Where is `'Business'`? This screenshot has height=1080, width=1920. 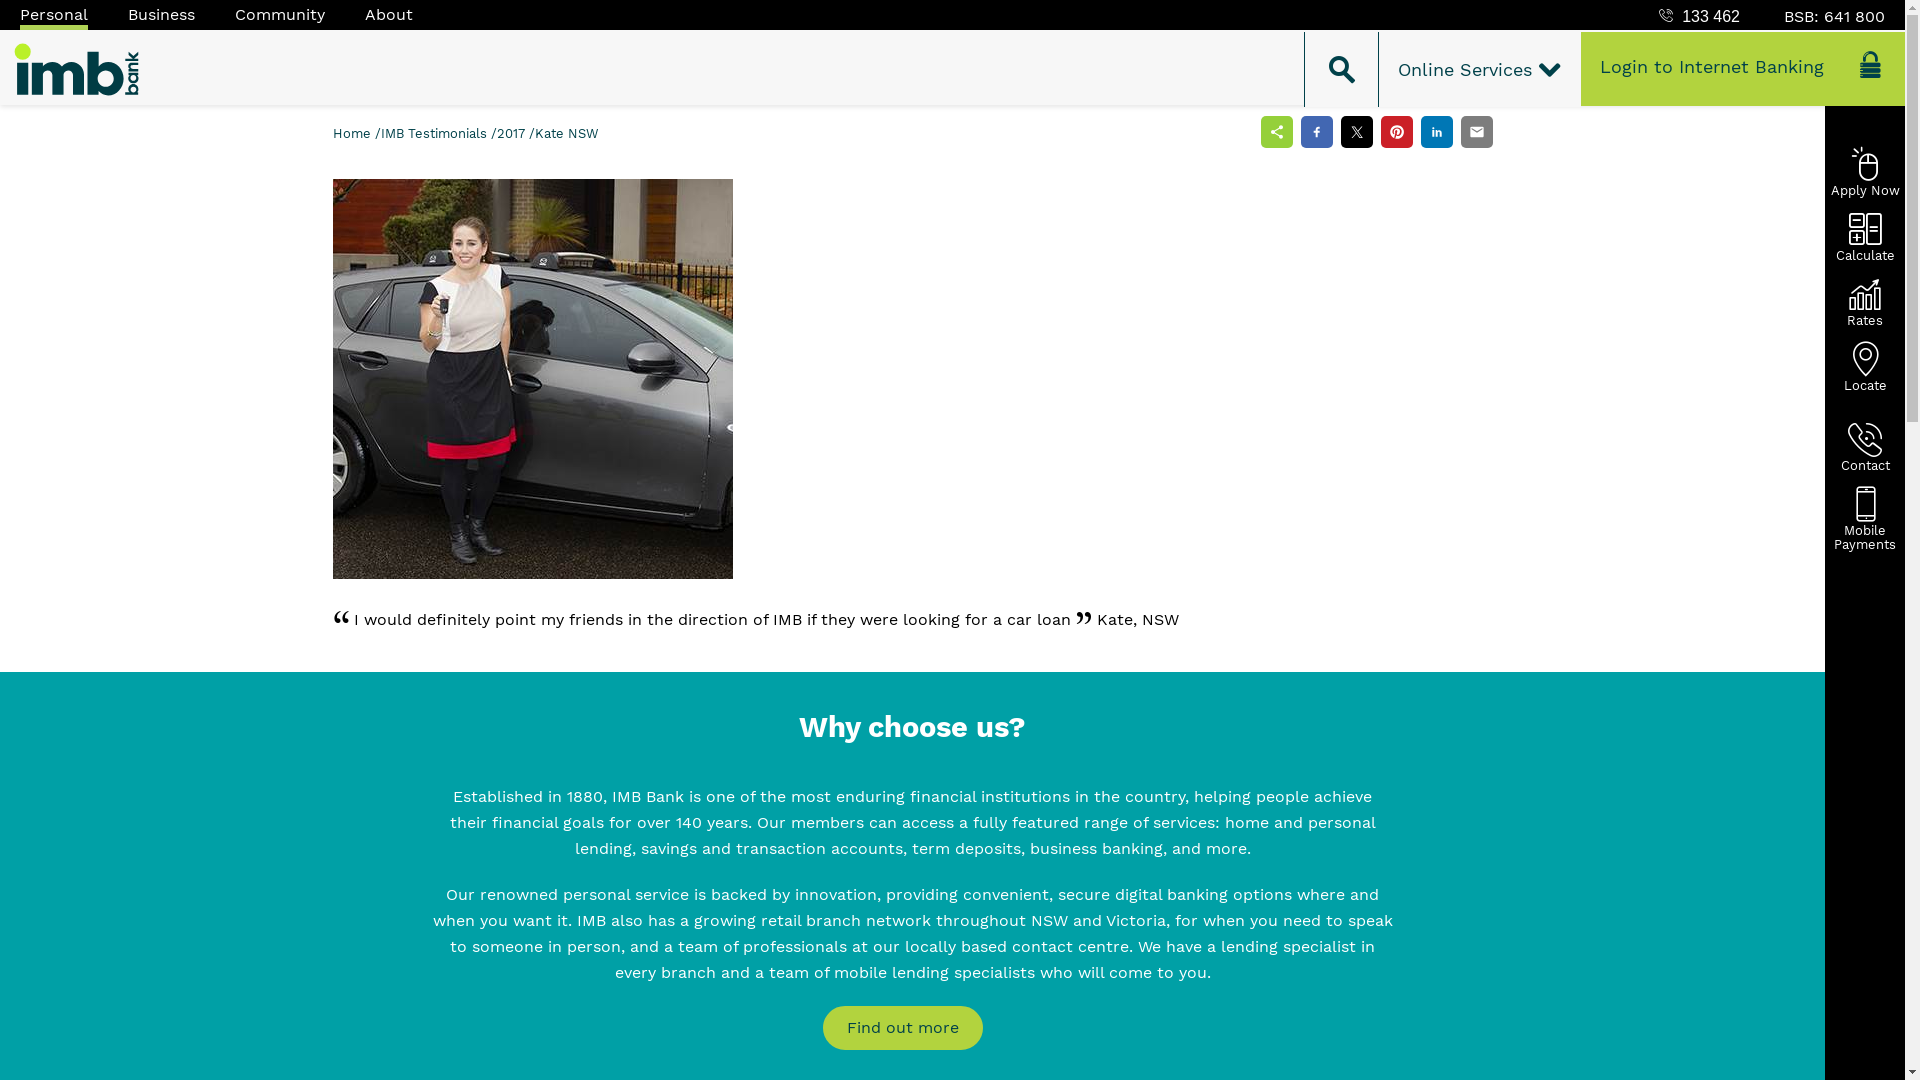 'Business' is located at coordinates (127, 14).